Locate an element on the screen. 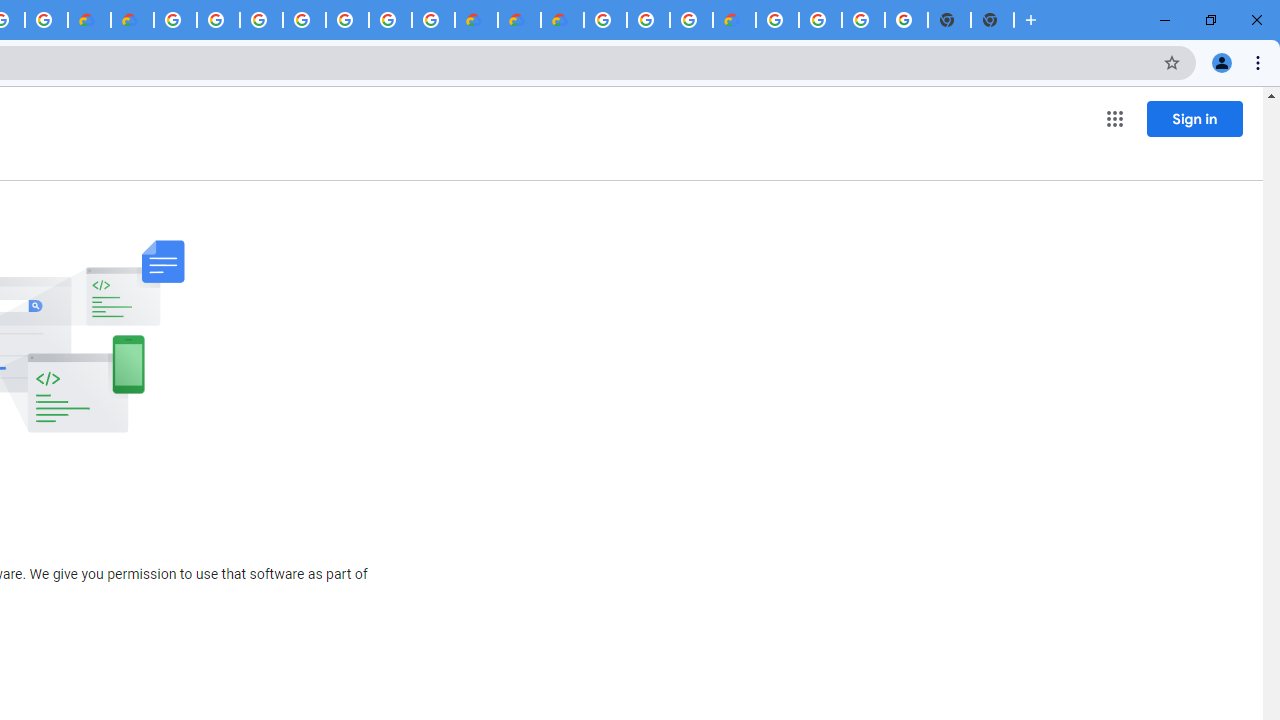 The height and width of the screenshot is (720, 1280). 'Google Cloud Platform' is located at coordinates (175, 20).